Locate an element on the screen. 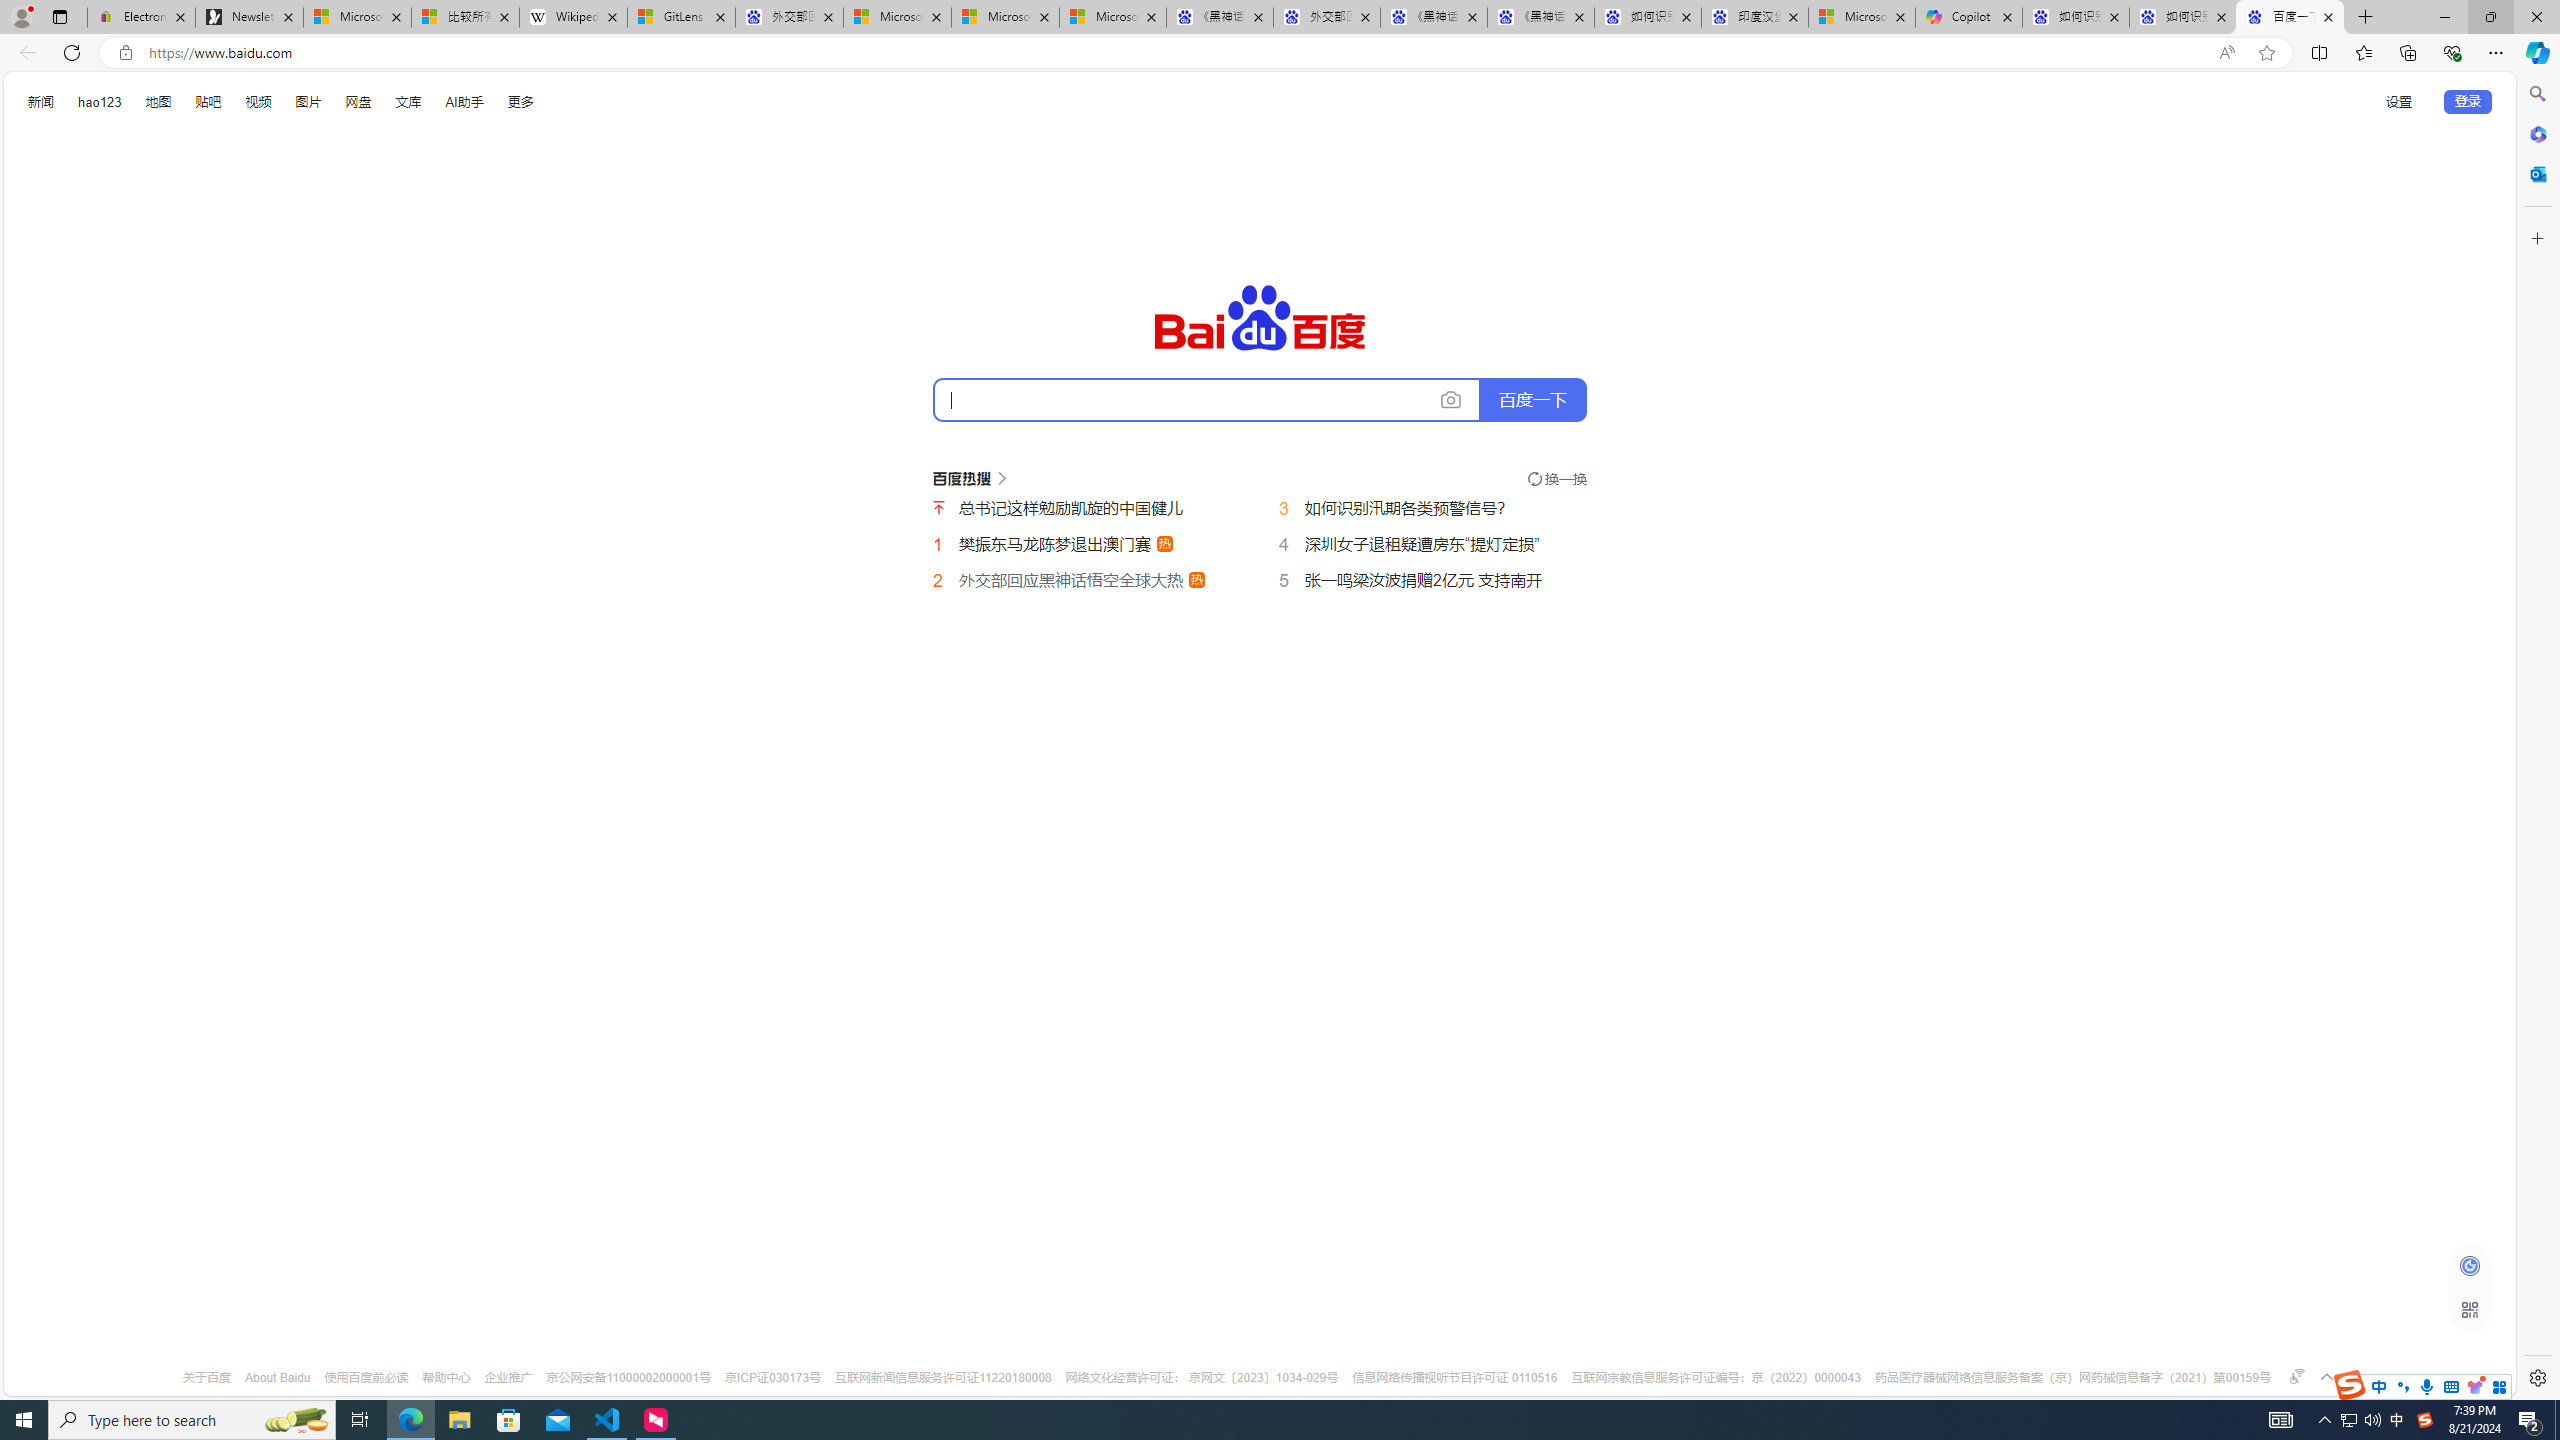 The image size is (2560, 1440). 'AutomationID: kw' is located at coordinates (1206, 398).